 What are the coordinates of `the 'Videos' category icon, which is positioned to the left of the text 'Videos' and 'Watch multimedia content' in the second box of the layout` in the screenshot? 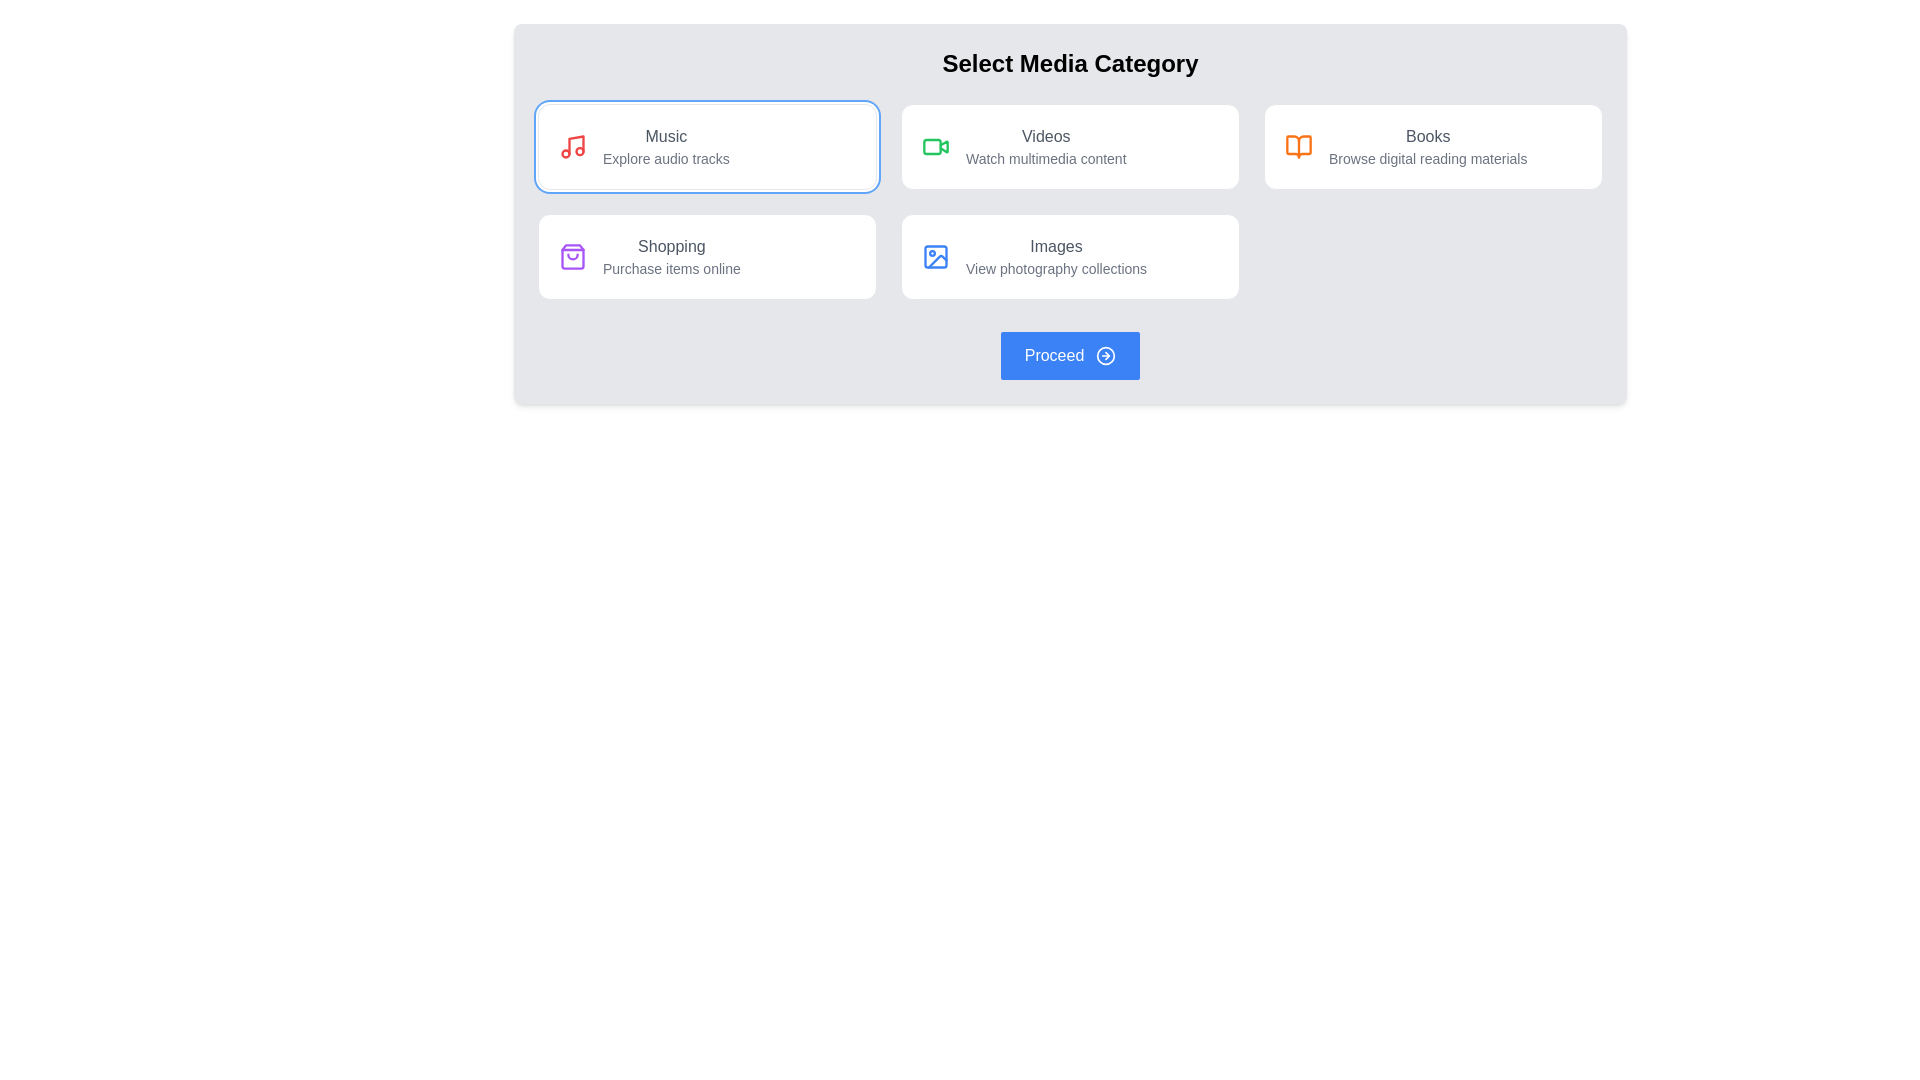 It's located at (935, 145).